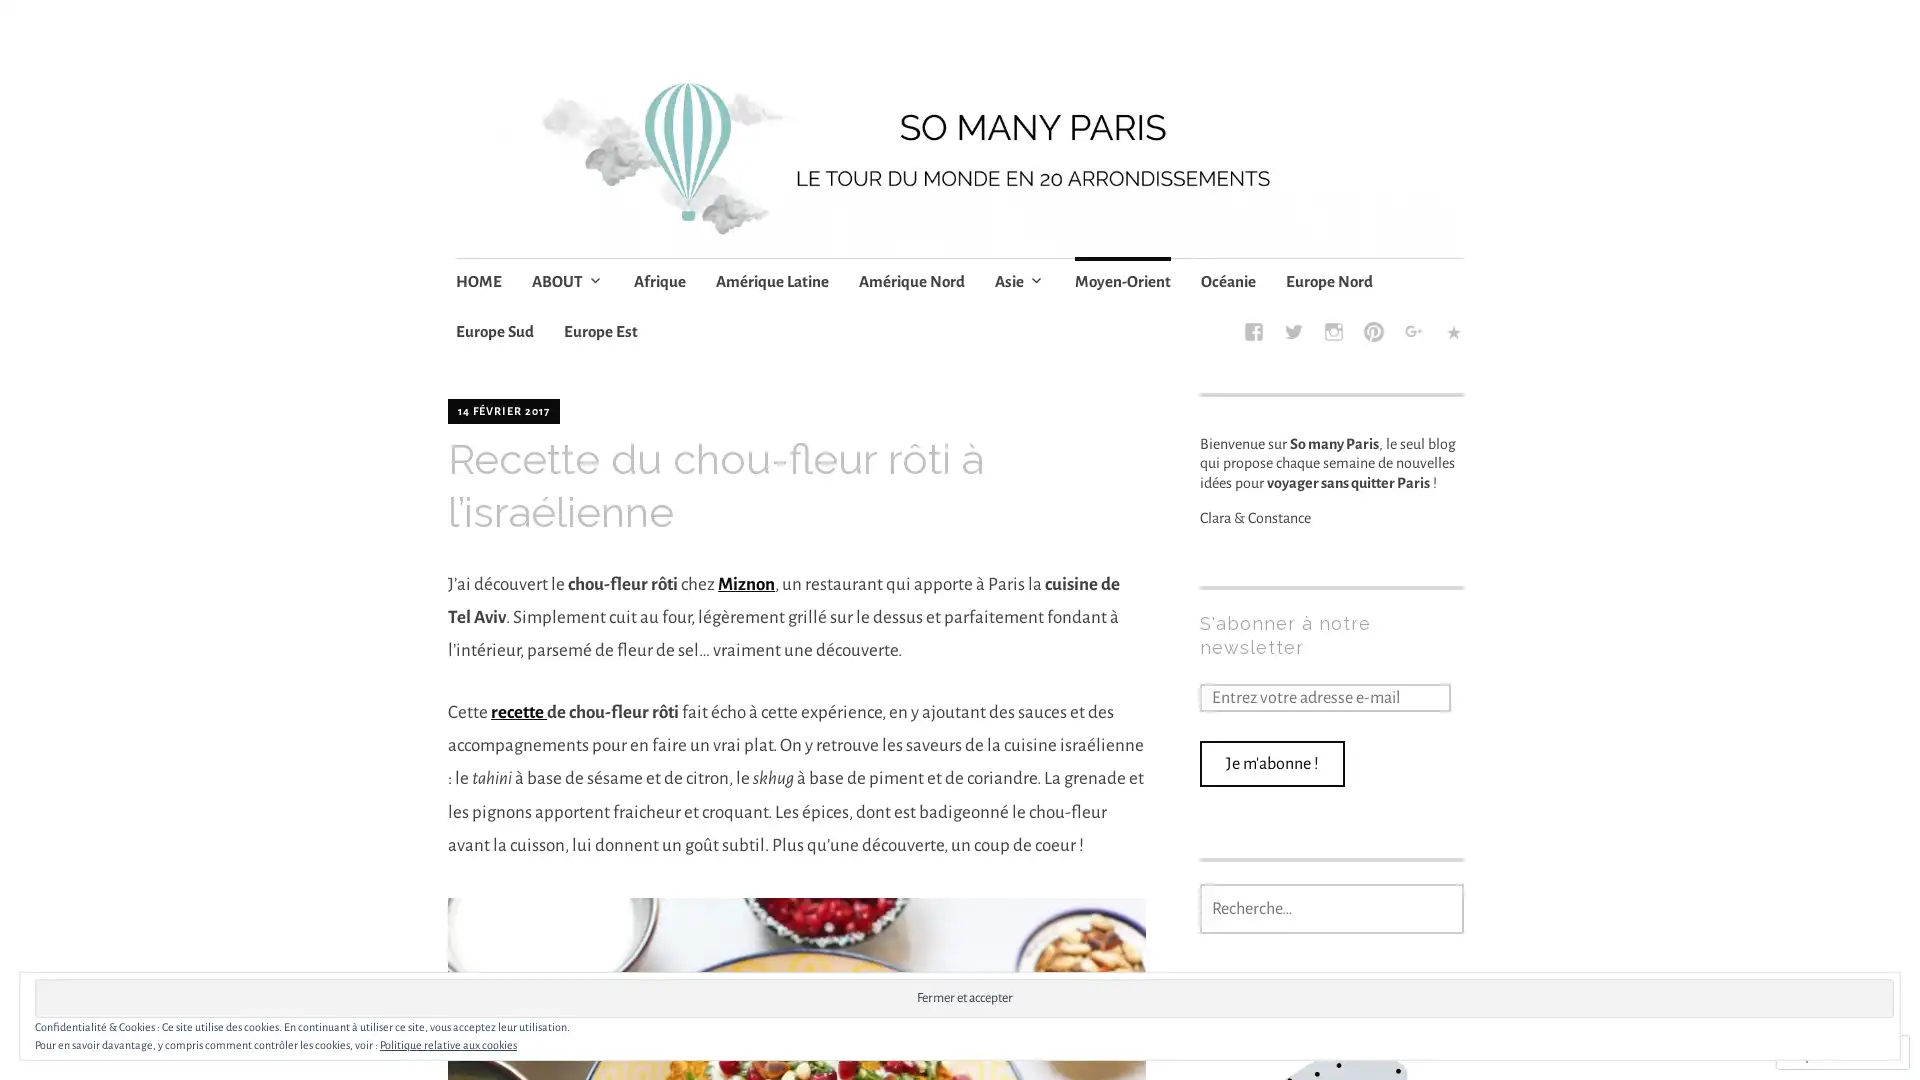  I want to click on Fermer et accepter, so click(964, 998).